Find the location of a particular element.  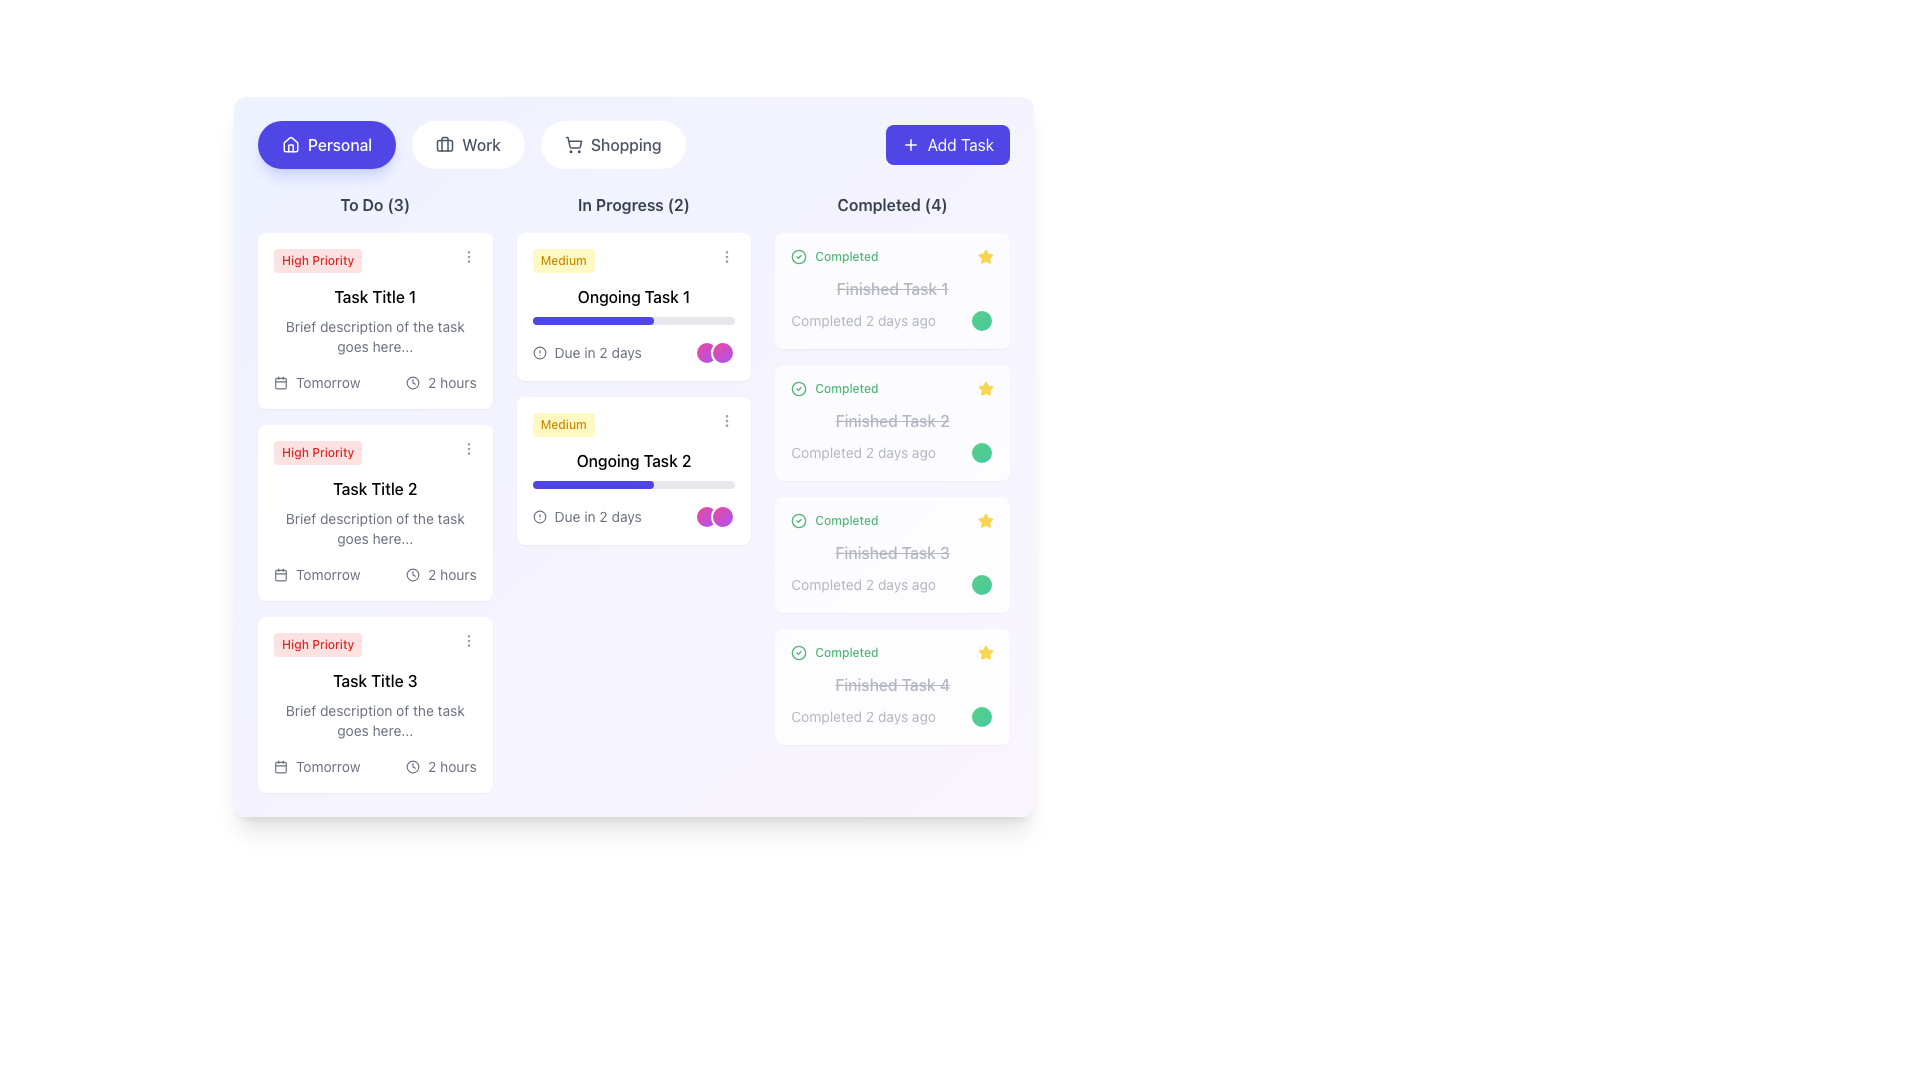

the yellow filled star icon located in the 'Completed Tasks' section next to 'Finished Task 2' is located at coordinates (985, 255).